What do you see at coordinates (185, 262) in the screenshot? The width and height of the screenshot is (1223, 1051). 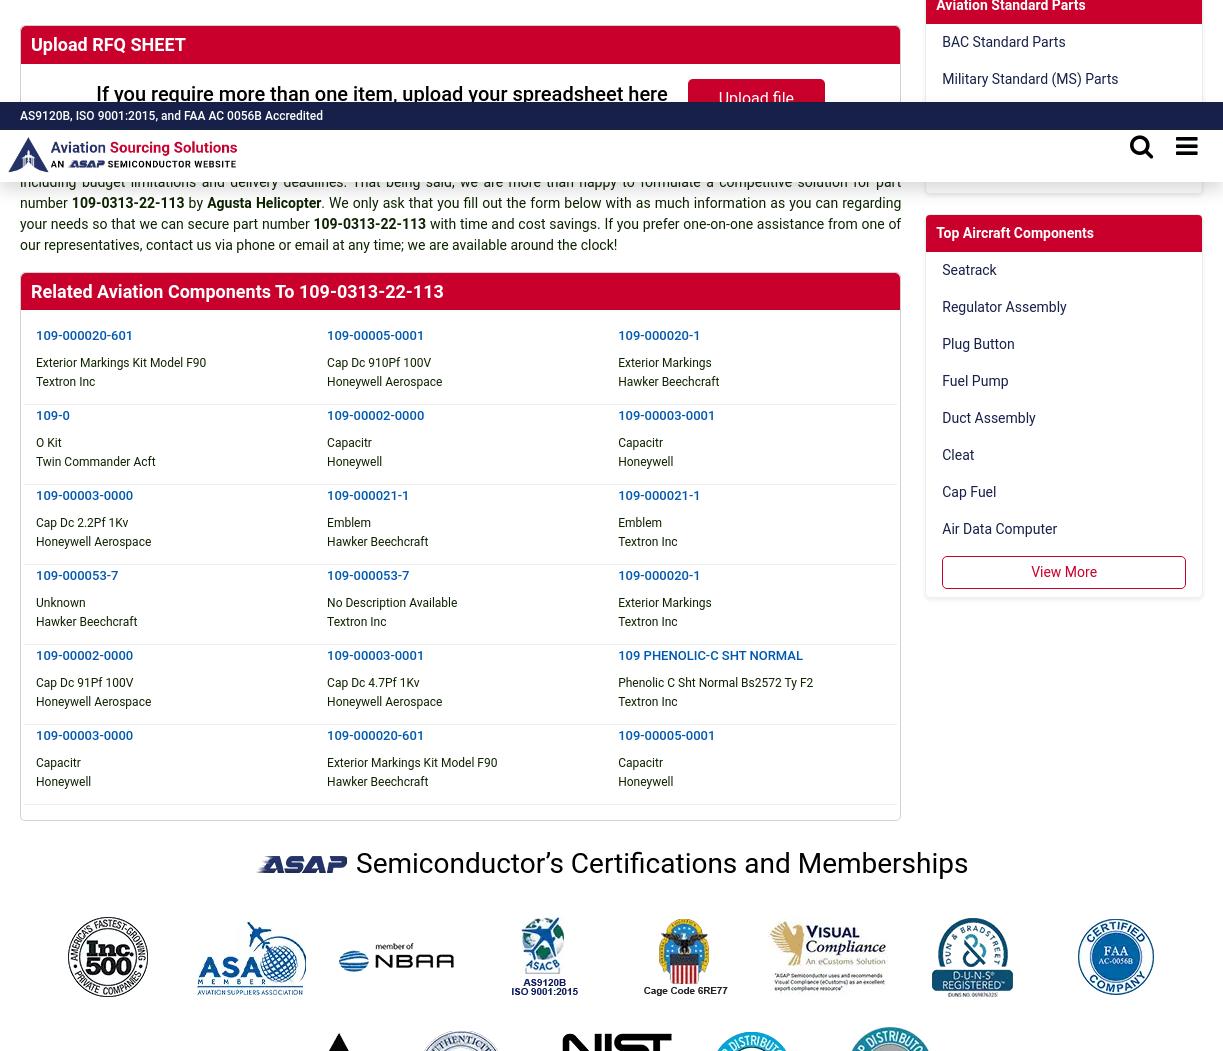 I see `'NO CHINA SOURCING Pledge'` at bounding box center [185, 262].